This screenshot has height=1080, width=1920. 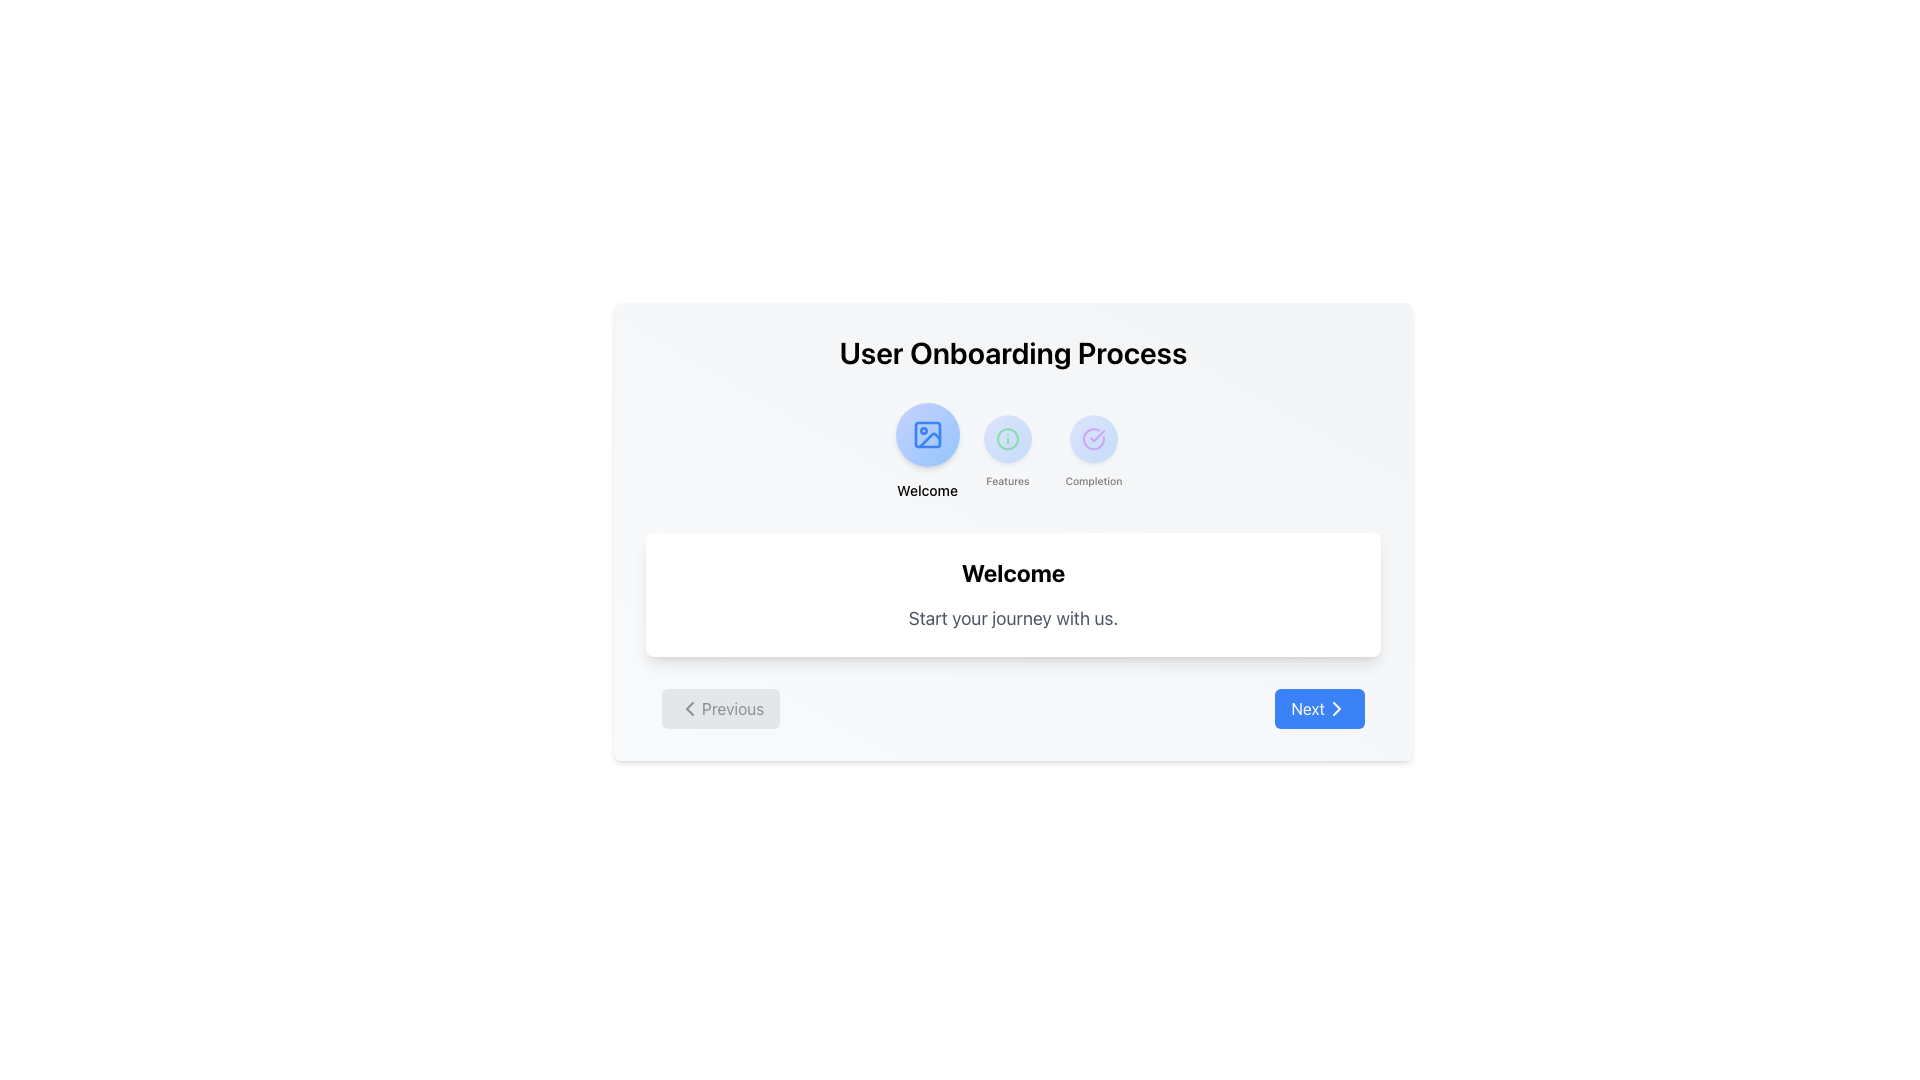 I want to click on the small circular interactive icon button with a gradient background and a green information symbol, located in the top section of the onboarding interface under 'User Onboarding Process', so click(x=1007, y=438).